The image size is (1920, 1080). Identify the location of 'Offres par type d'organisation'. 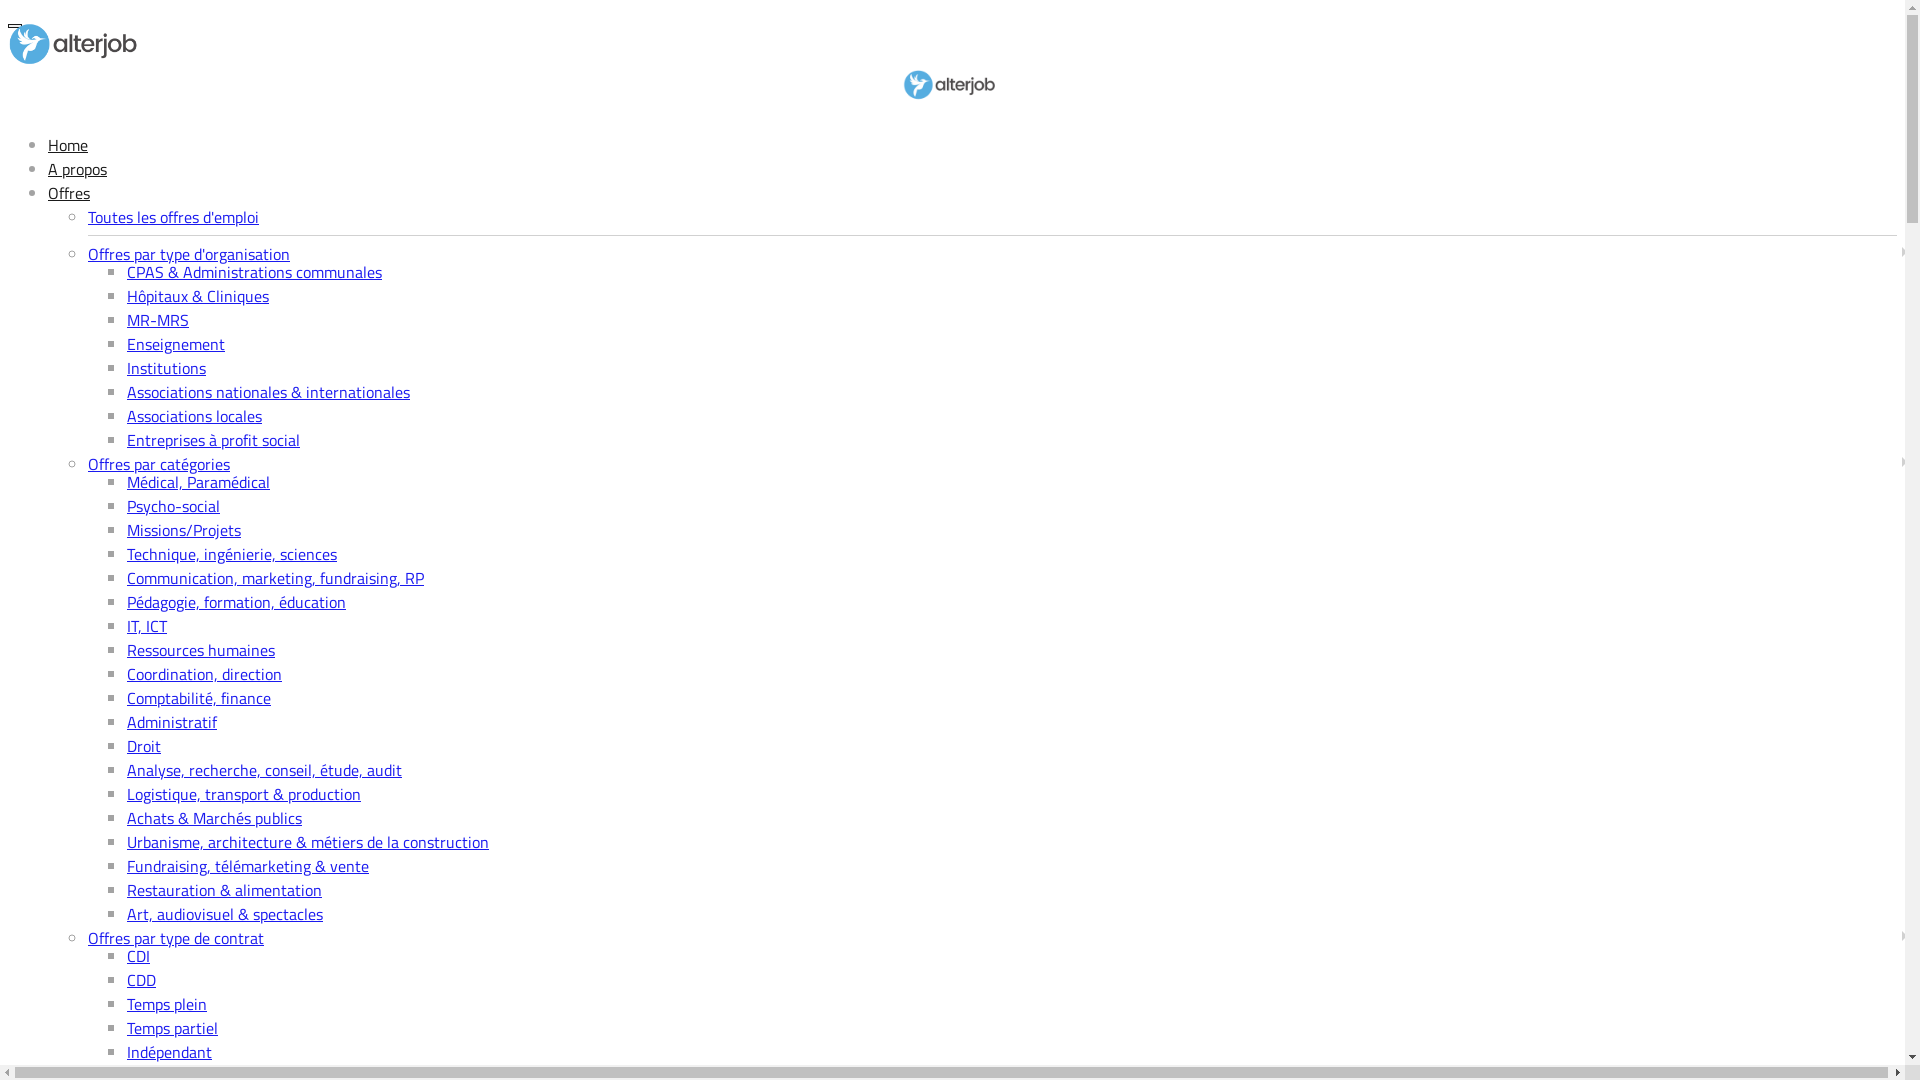
(188, 253).